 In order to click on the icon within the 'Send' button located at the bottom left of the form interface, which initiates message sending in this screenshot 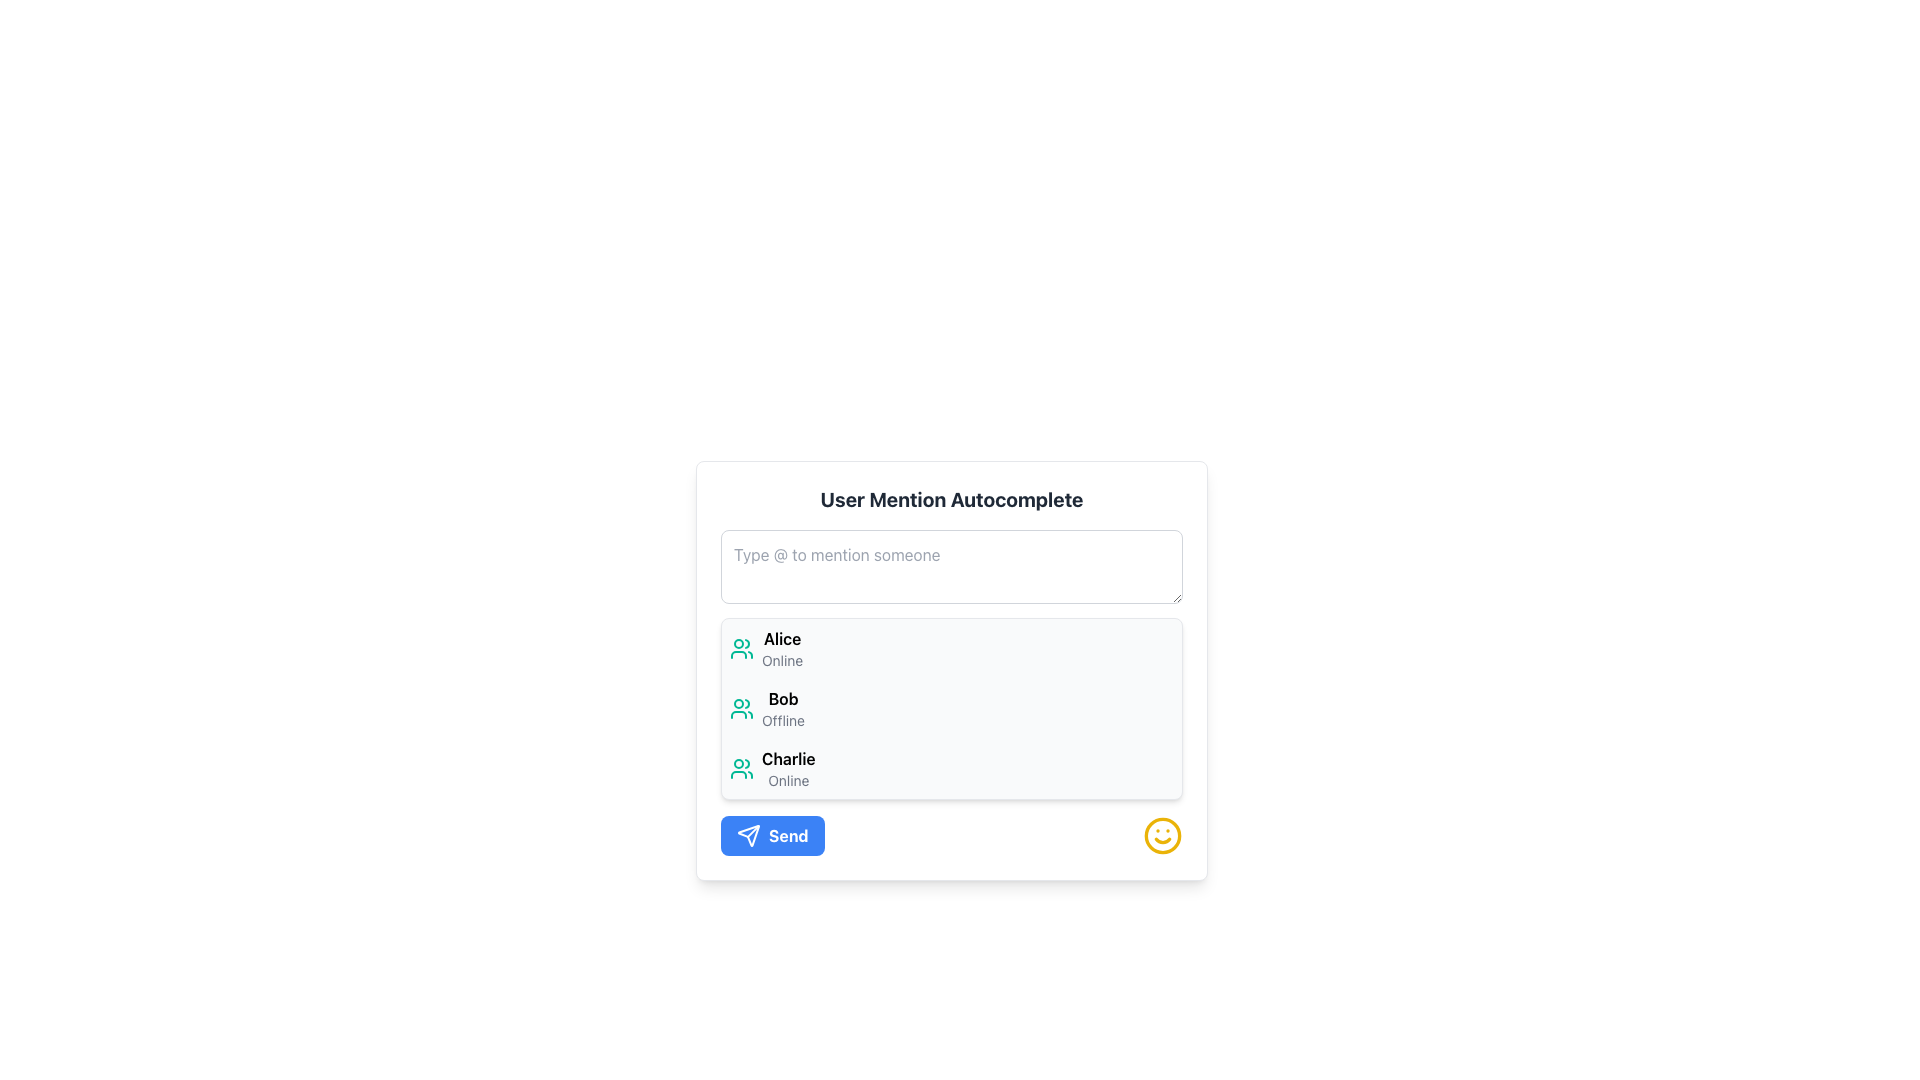, I will do `click(747, 836)`.